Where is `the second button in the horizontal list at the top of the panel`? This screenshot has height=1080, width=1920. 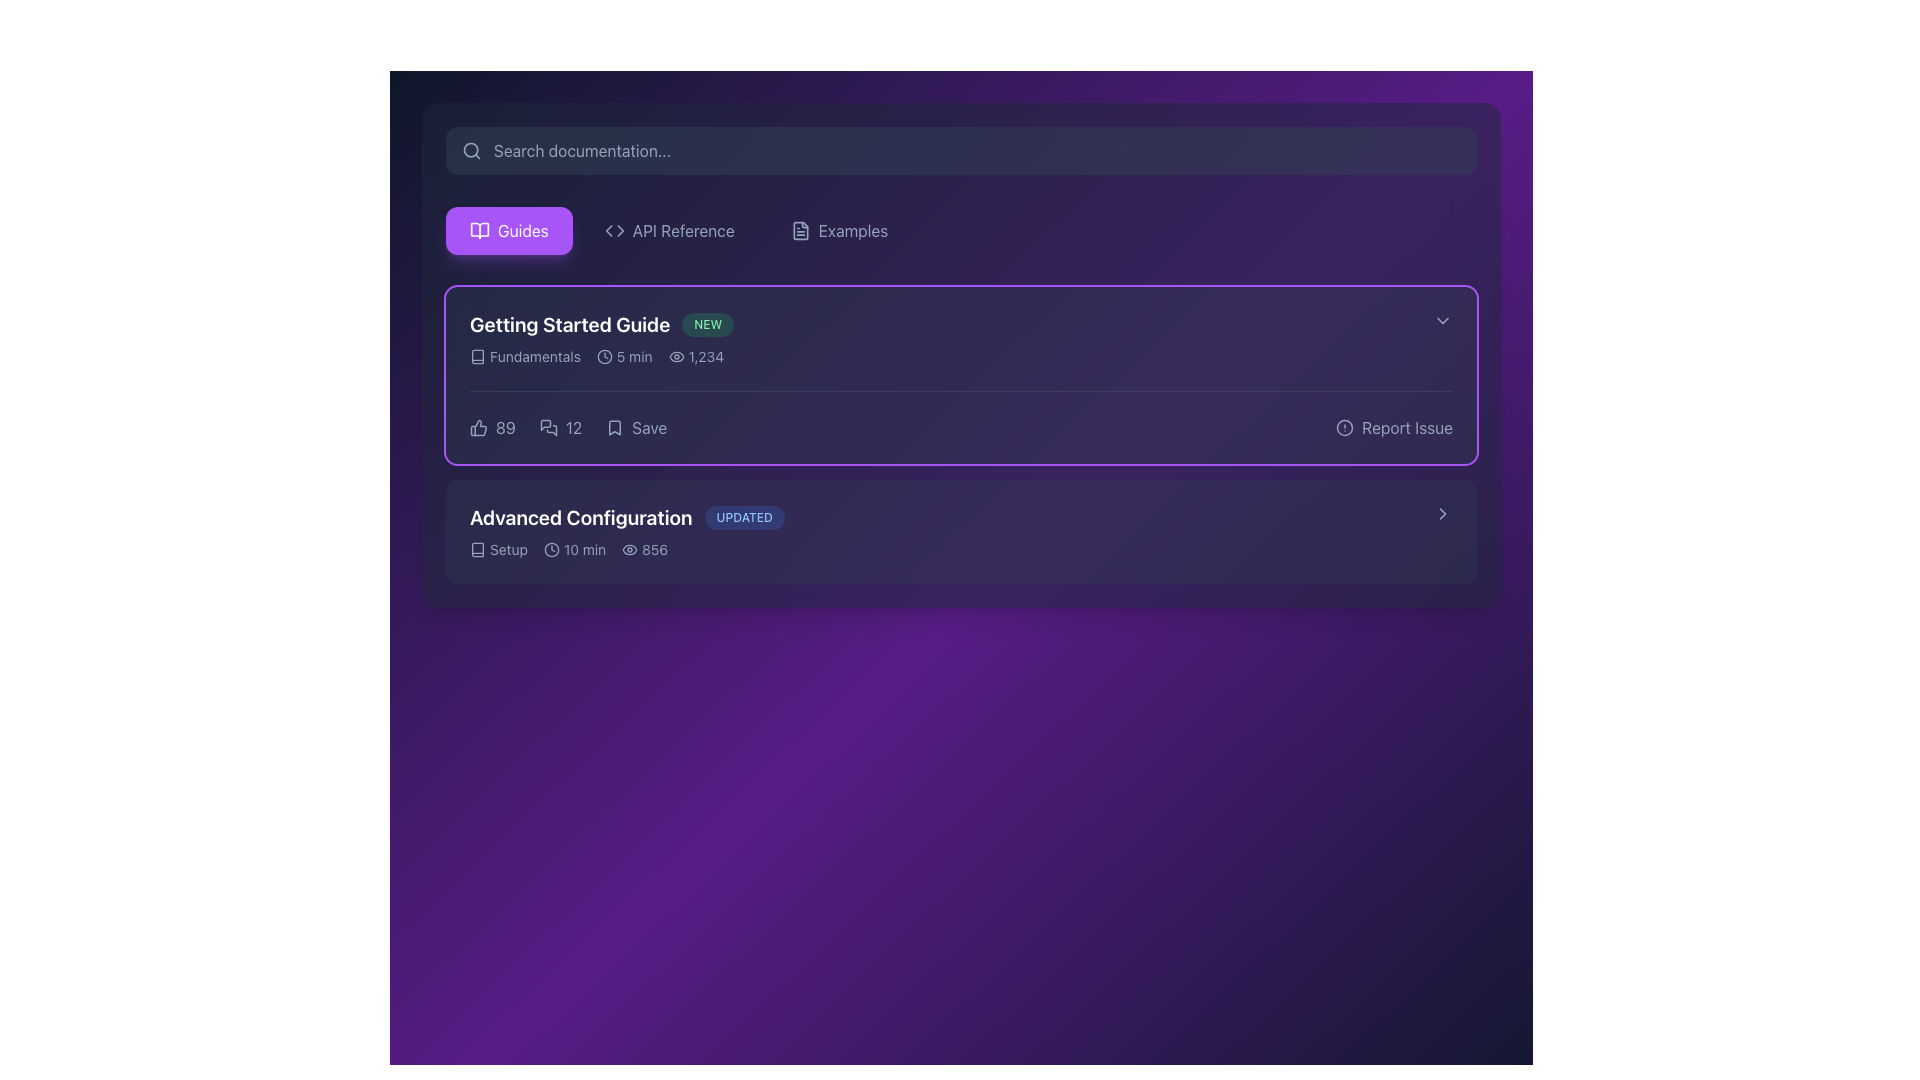
the second button in the horizontal list at the top of the panel is located at coordinates (669, 230).